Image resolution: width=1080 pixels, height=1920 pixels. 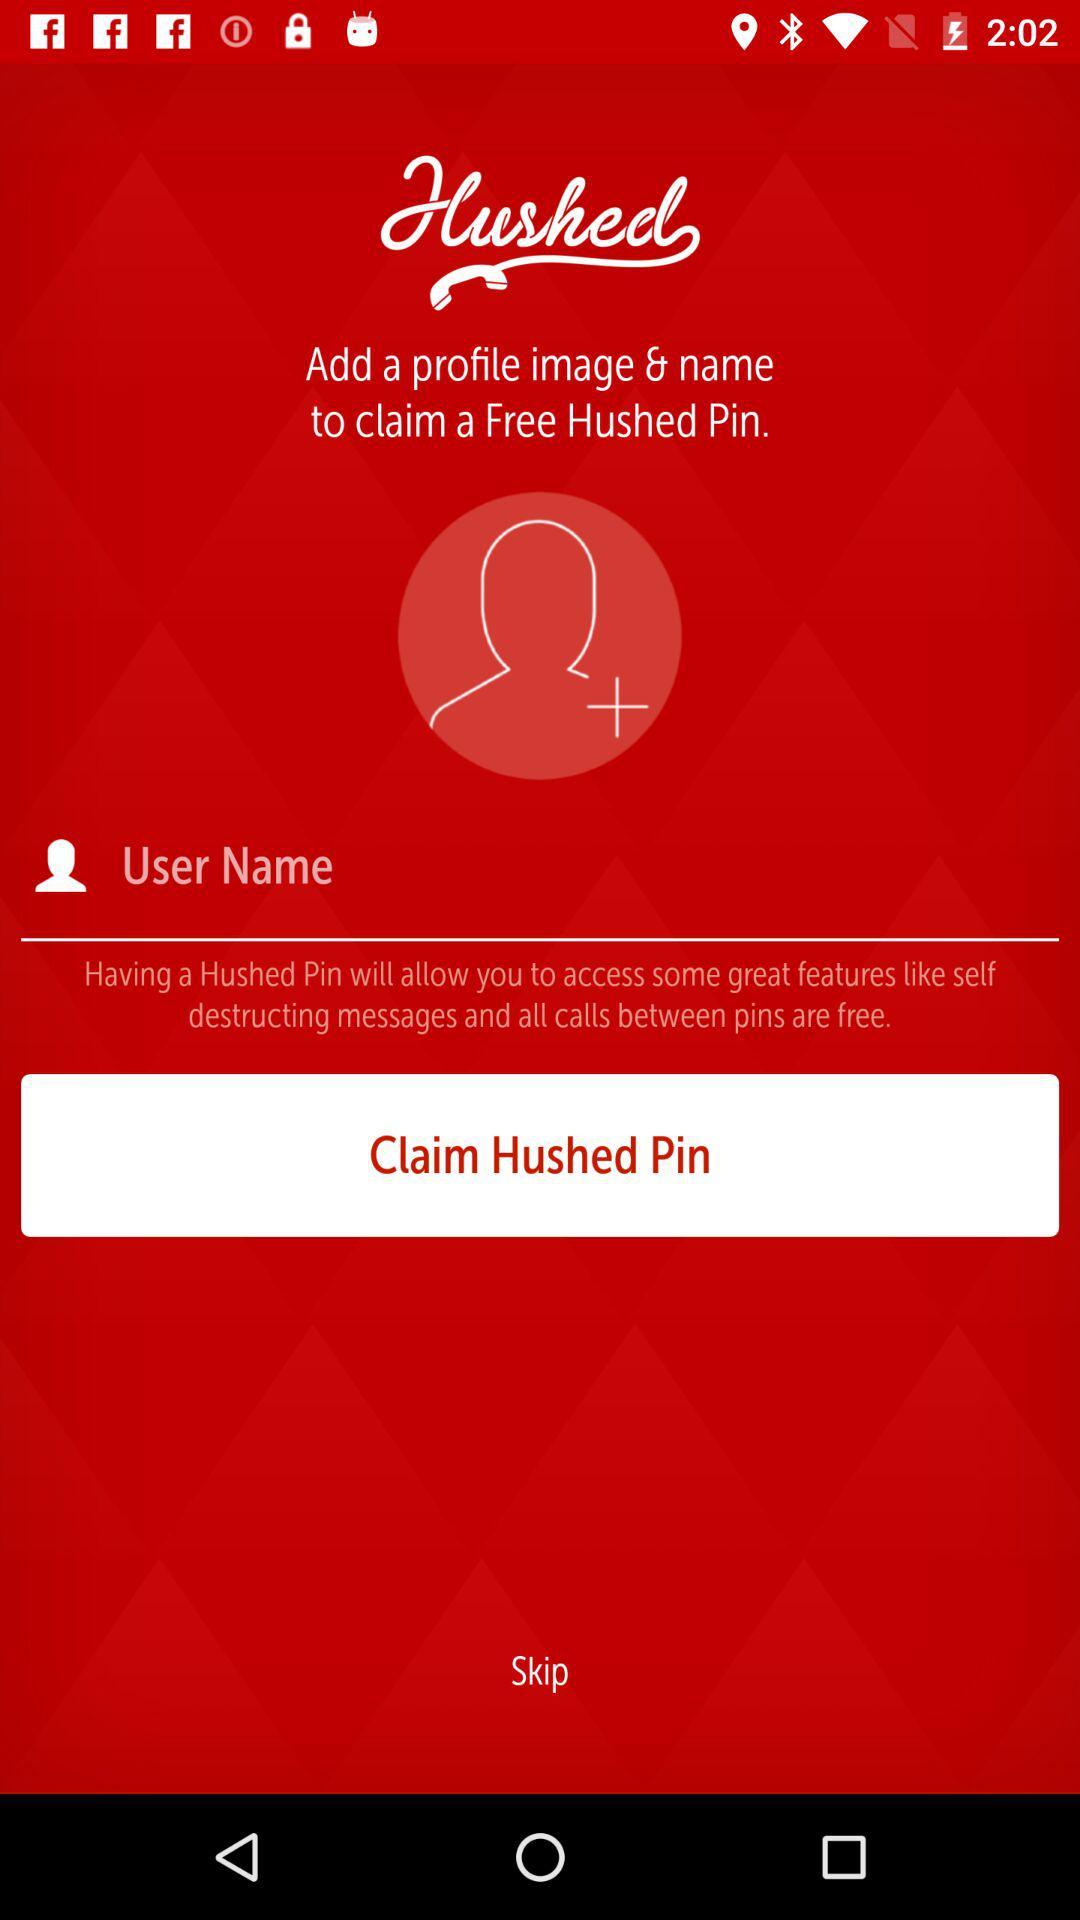 I want to click on profile image, so click(x=538, y=634).